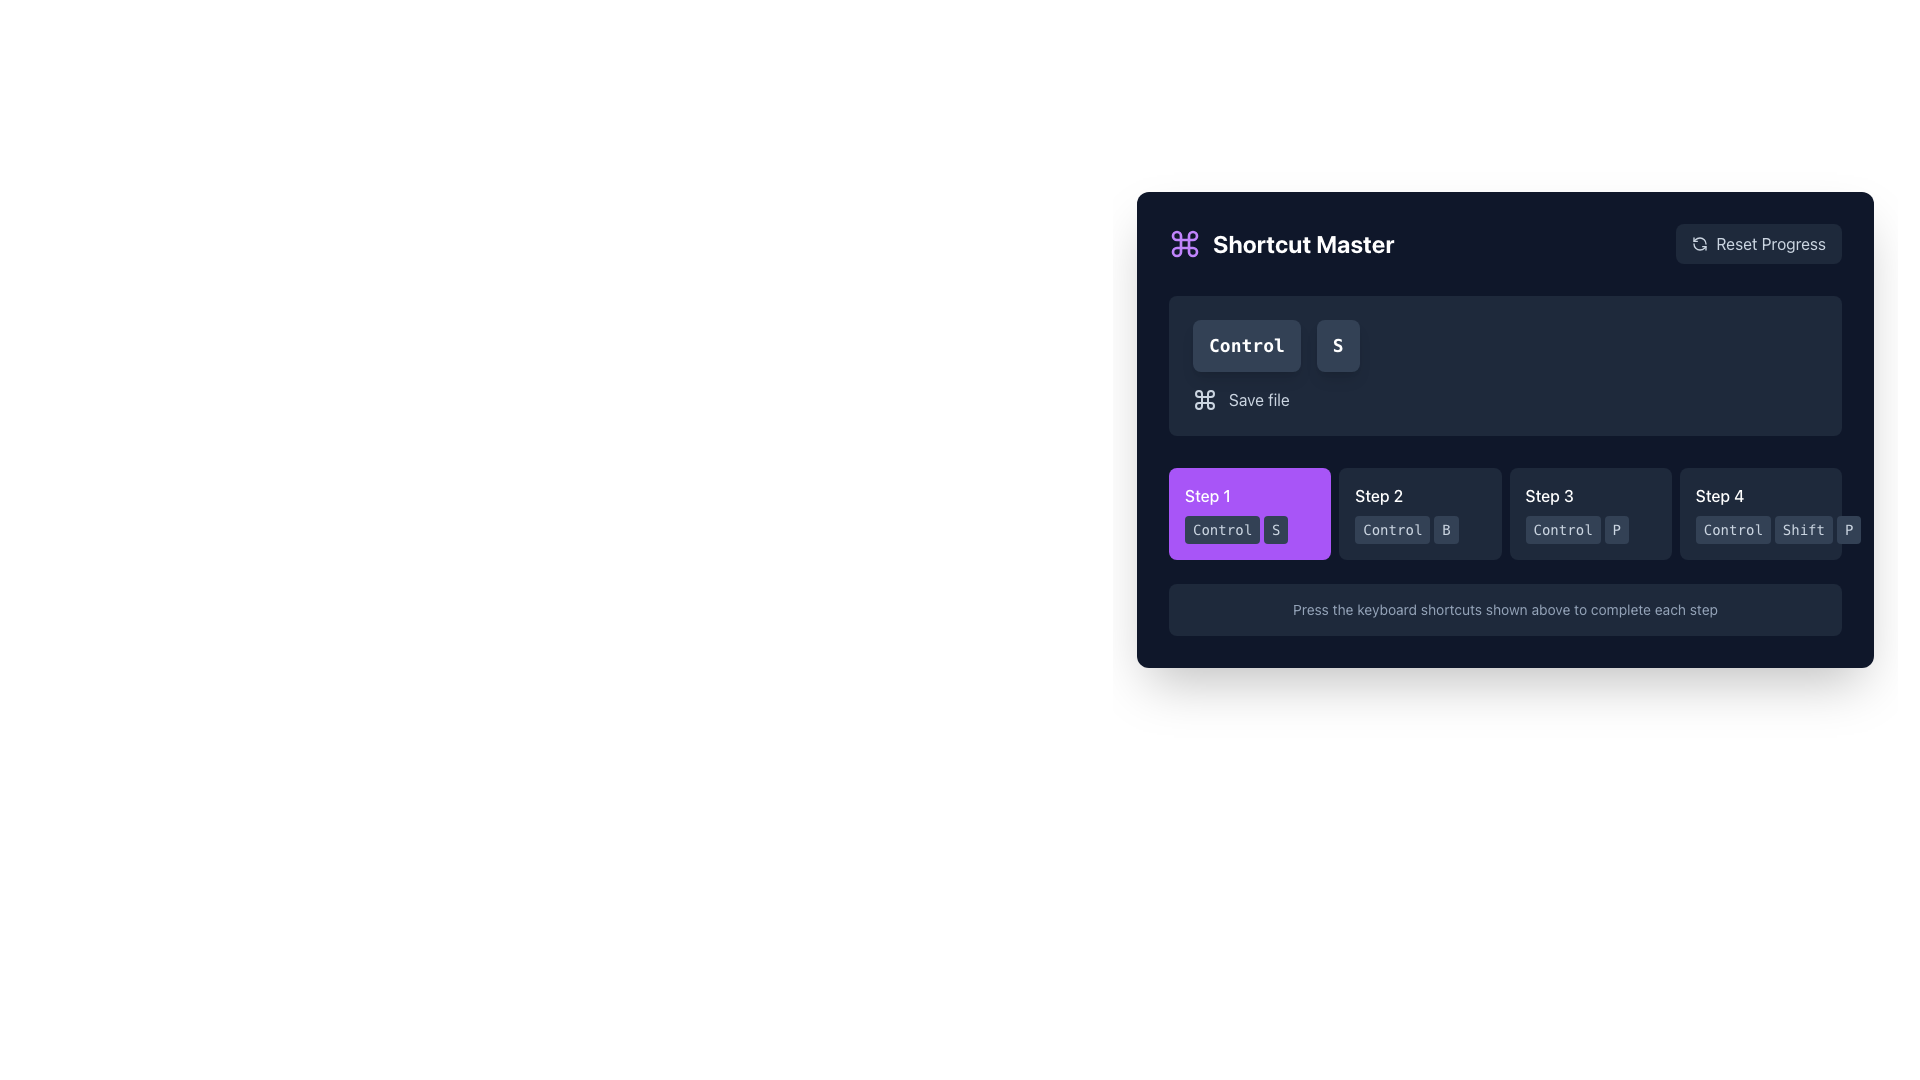 The width and height of the screenshot is (1920, 1080). What do you see at coordinates (1248, 528) in the screenshot?
I see `the 'Control' and 'S' buttons in the lower left corner of the 'Step 1' area, which is marked with a purple background` at bounding box center [1248, 528].